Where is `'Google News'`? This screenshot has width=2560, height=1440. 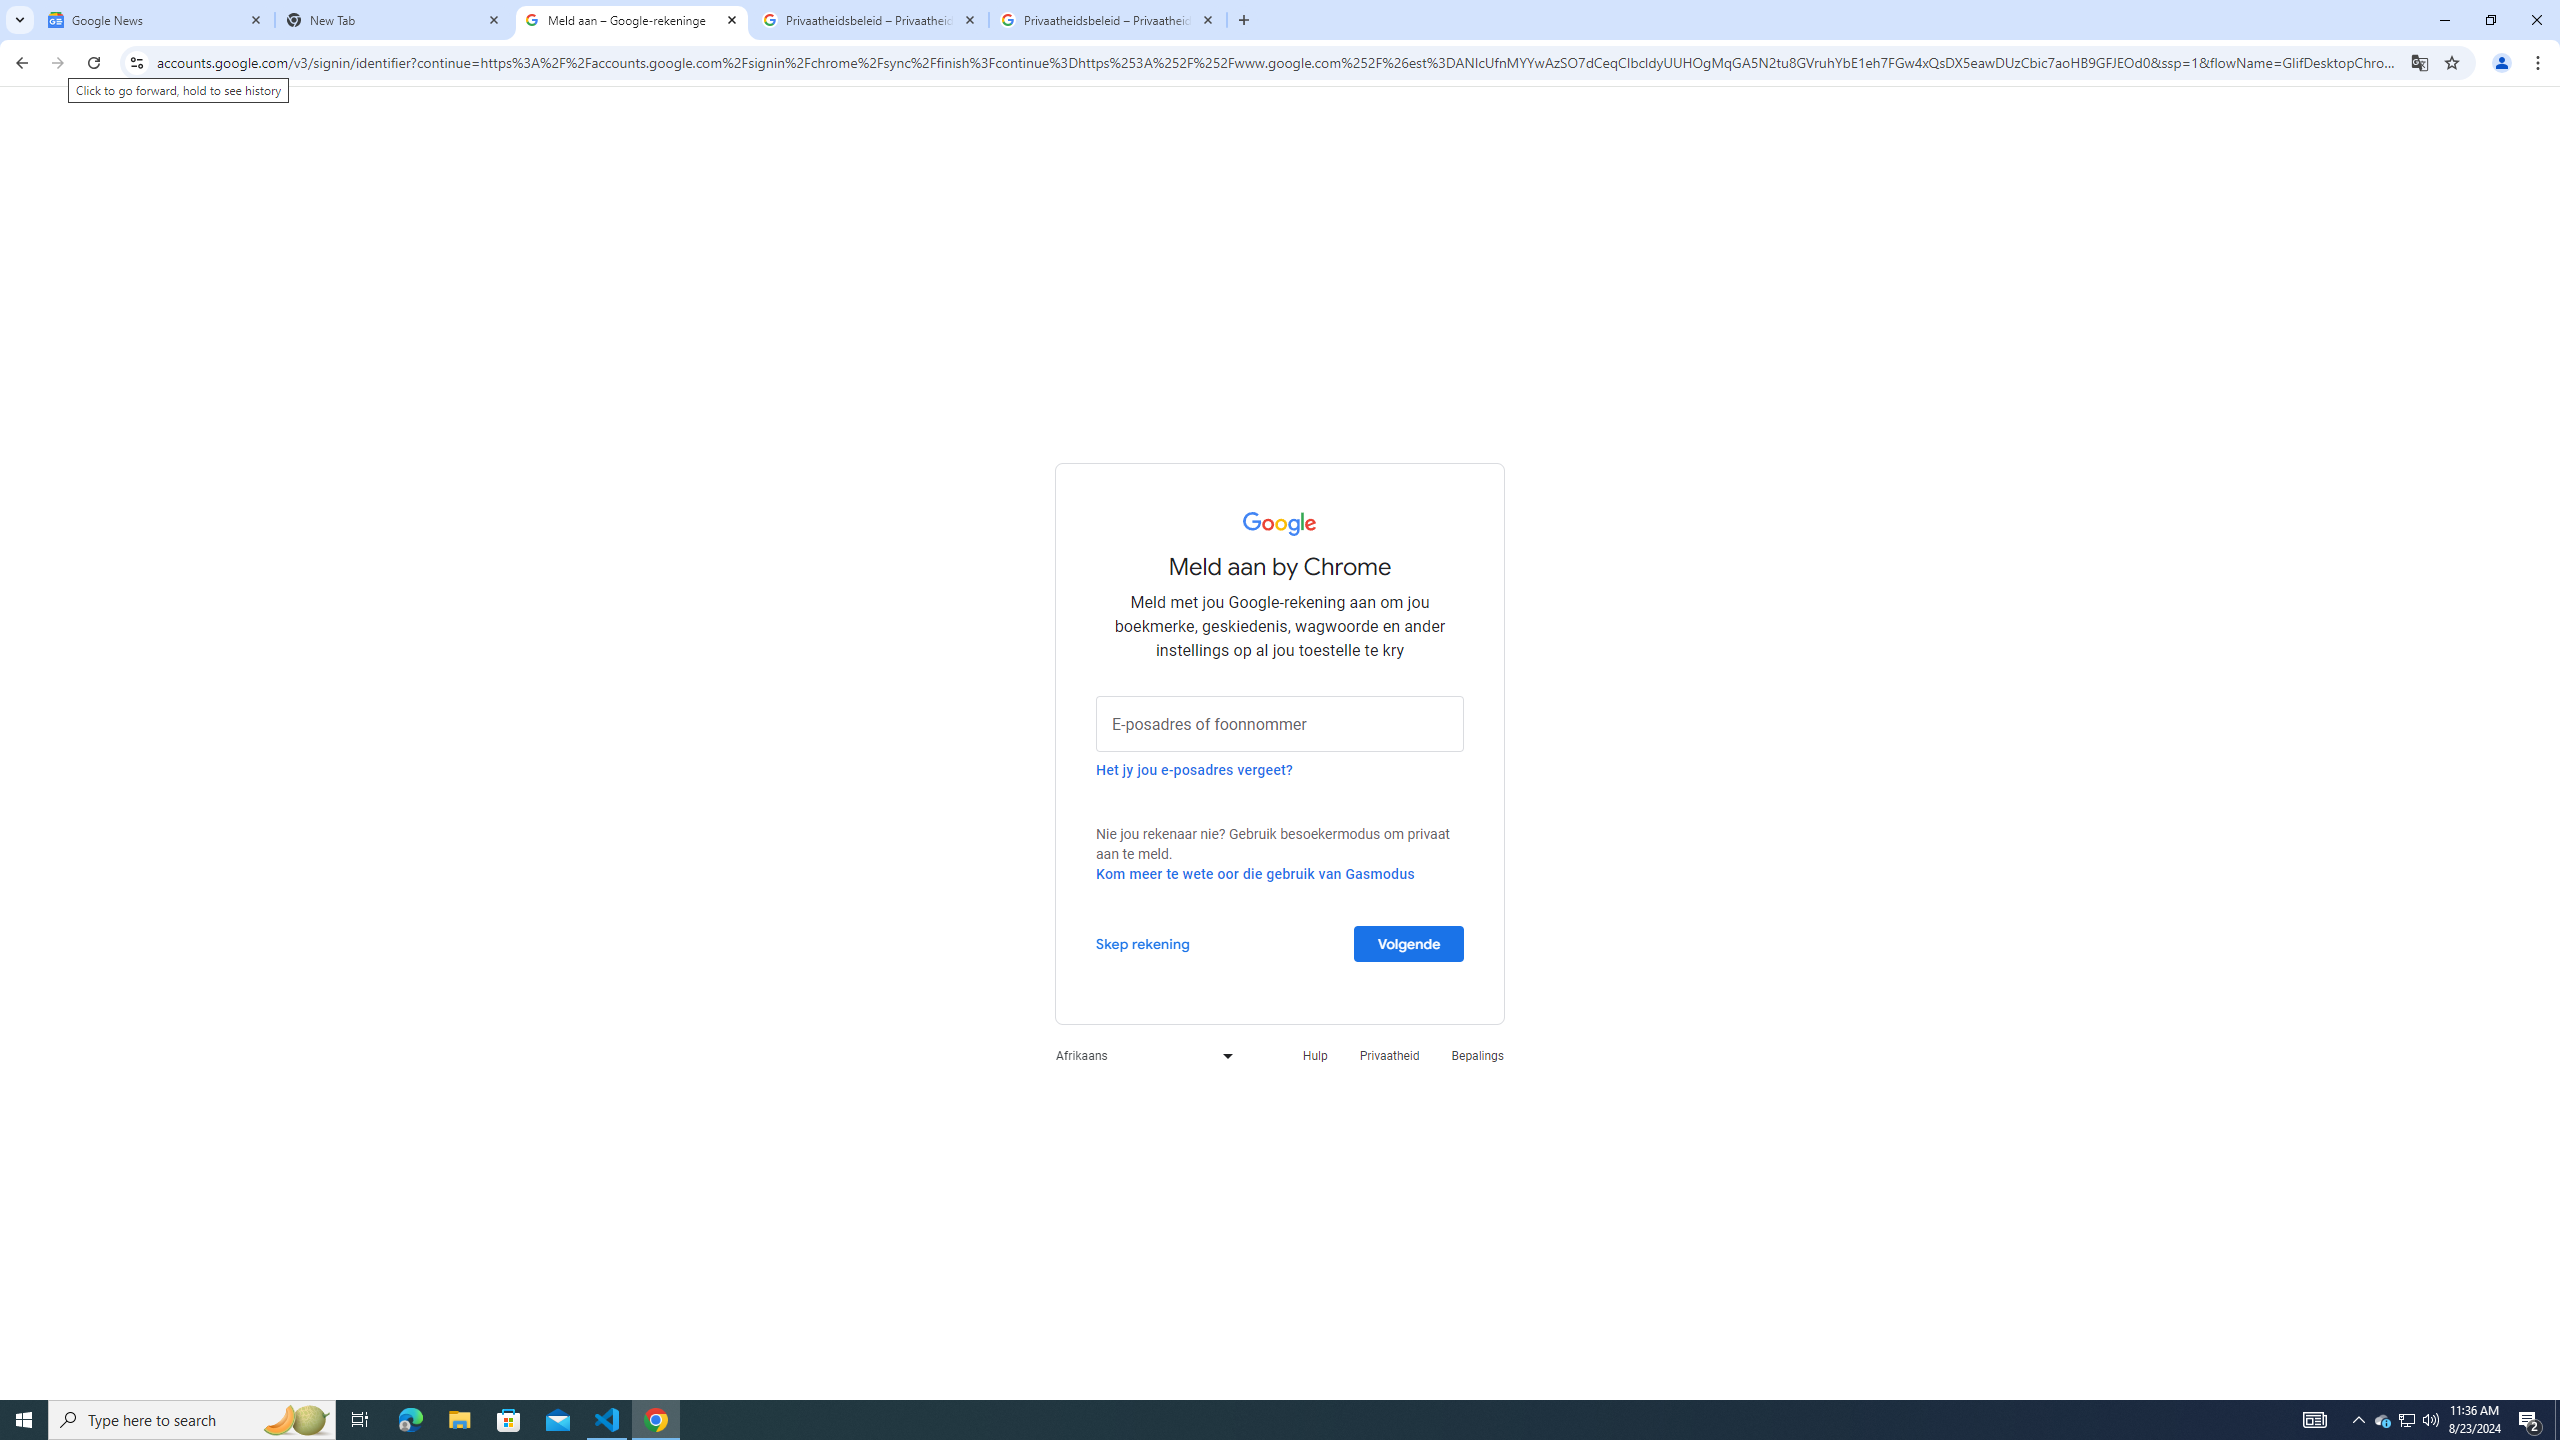 'Google News' is located at coordinates (155, 19).